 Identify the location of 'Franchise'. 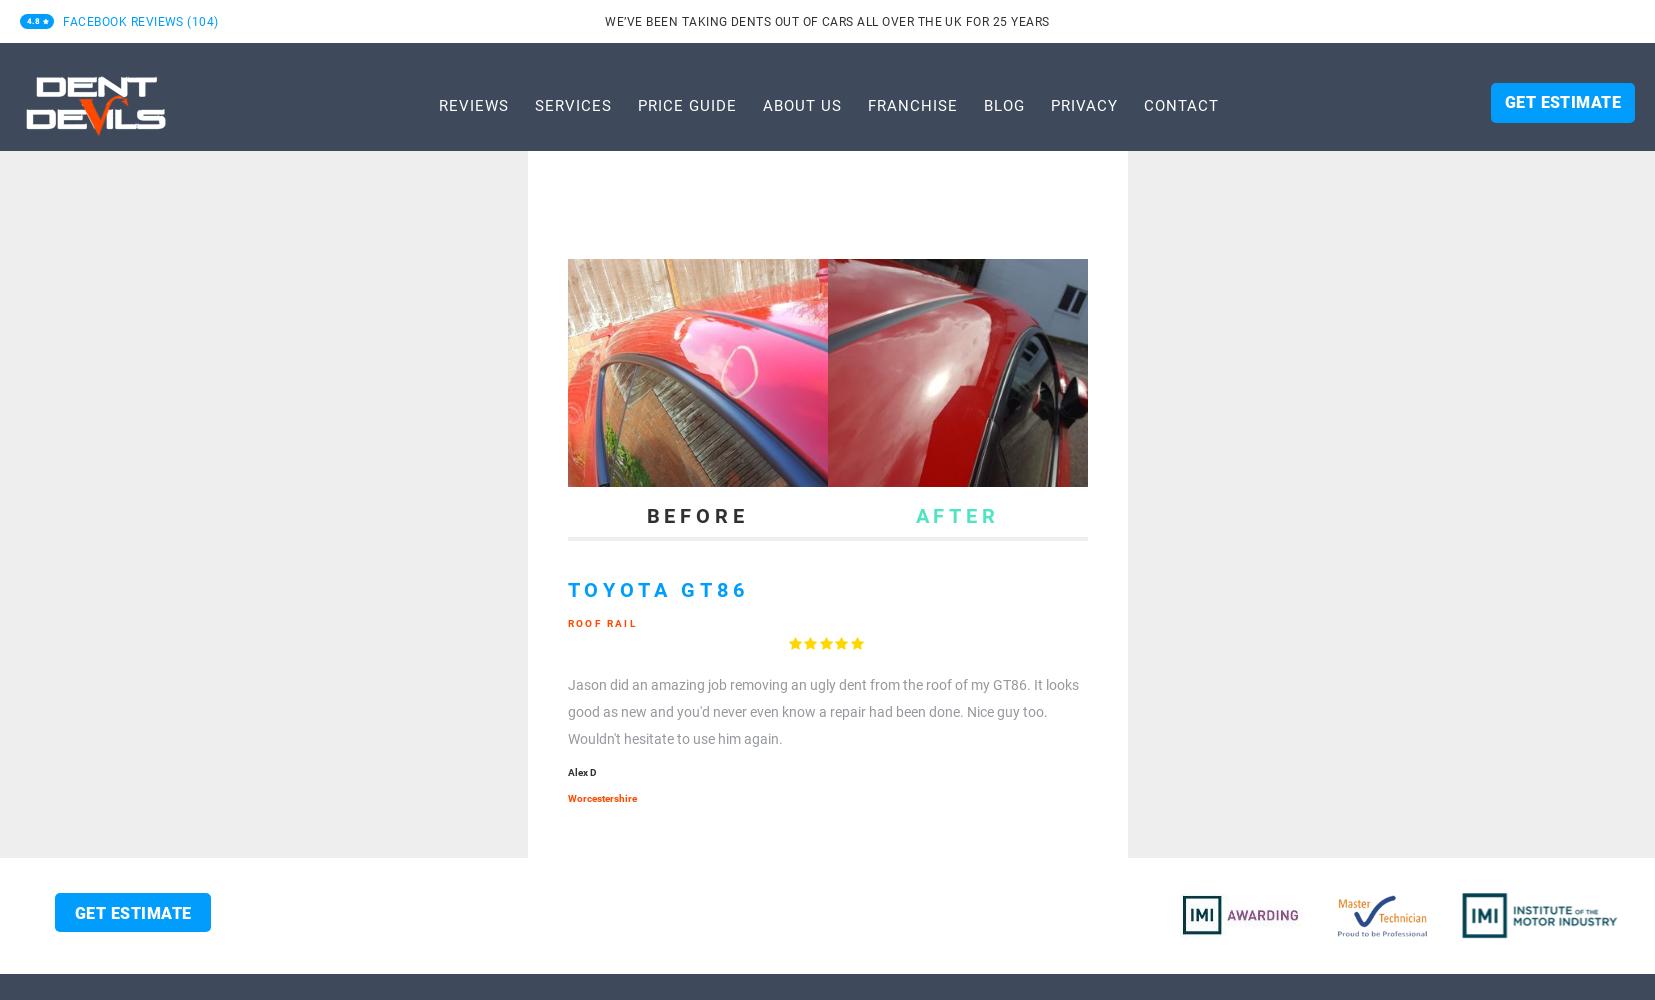
(912, 104).